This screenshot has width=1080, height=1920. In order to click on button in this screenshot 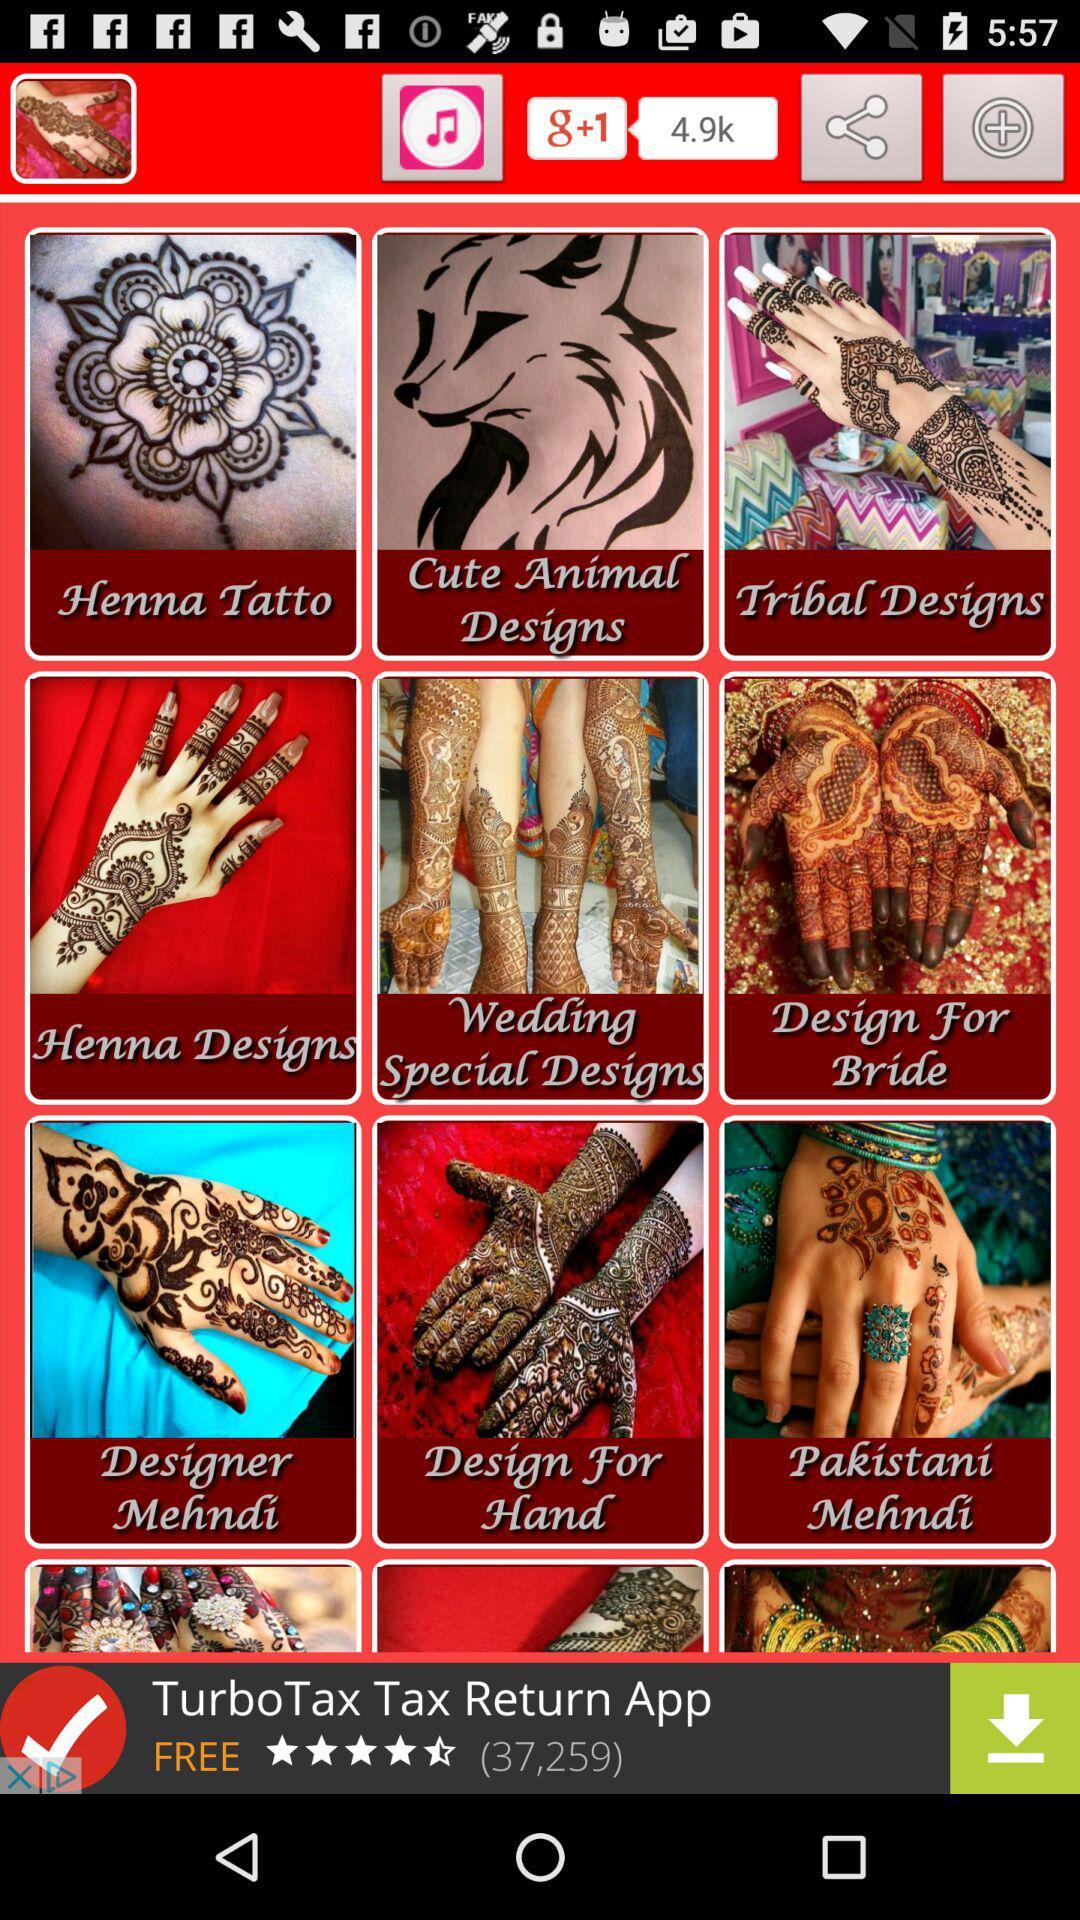, I will do `click(1003, 131)`.